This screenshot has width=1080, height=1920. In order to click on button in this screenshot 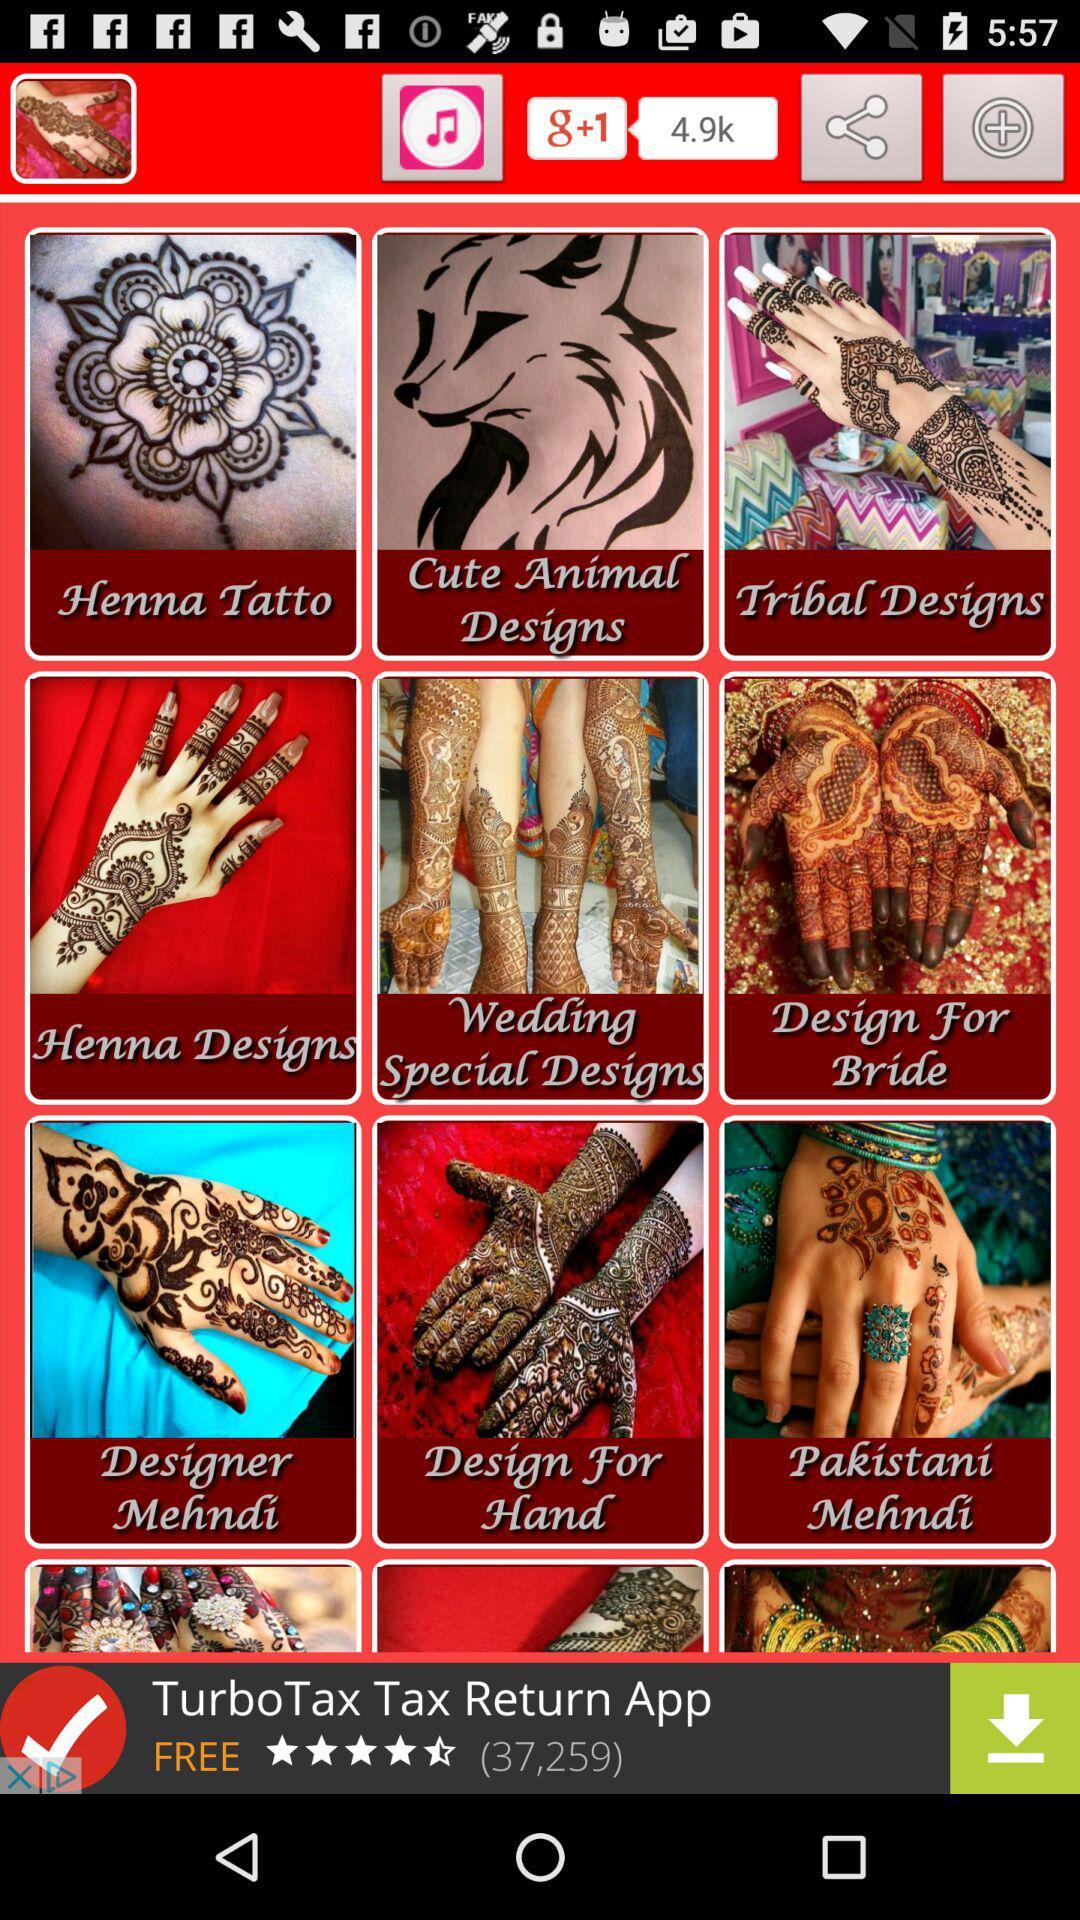, I will do `click(1003, 131)`.